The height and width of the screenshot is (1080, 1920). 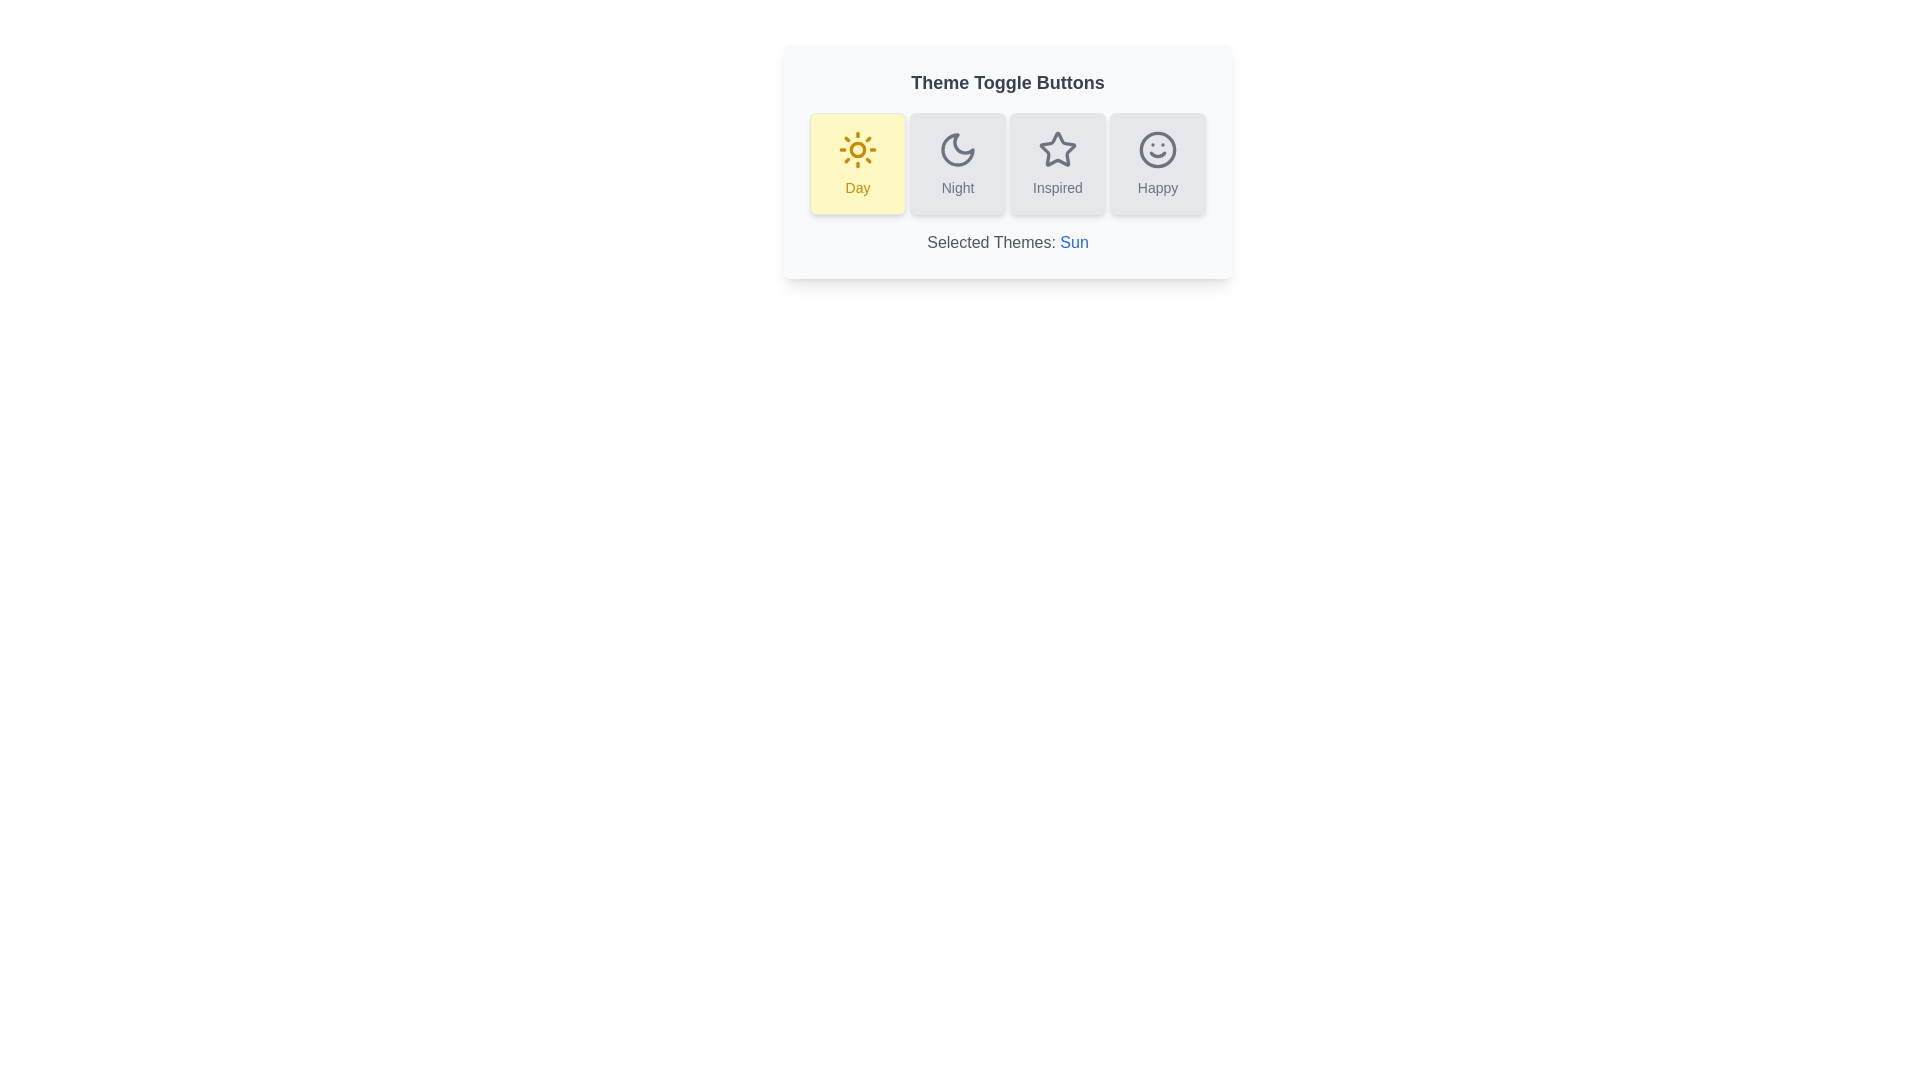 I want to click on the sun icon located within the 'Day' button, displayed in bright yellow with a circular center and linear rays extending outward, so click(x=858, y=149).